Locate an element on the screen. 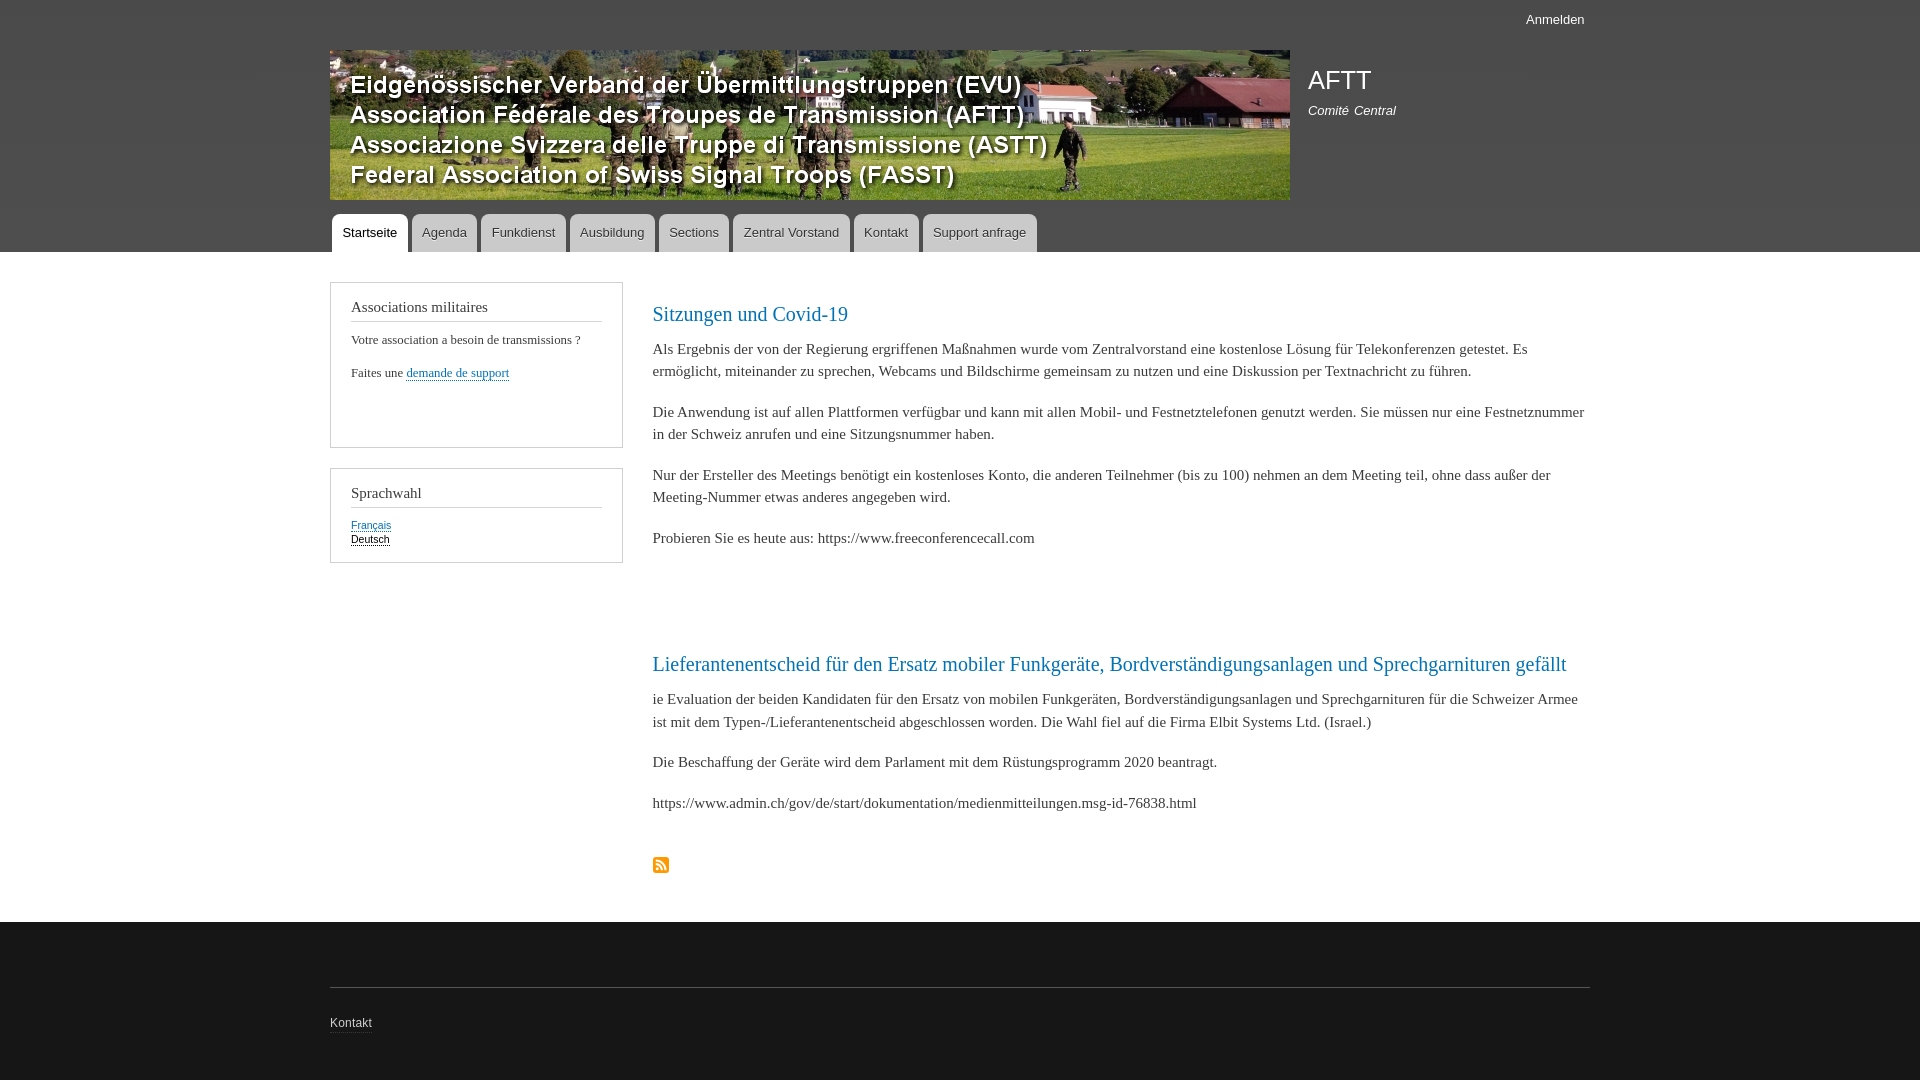  'Sections' is located at coordinates (694, 231).